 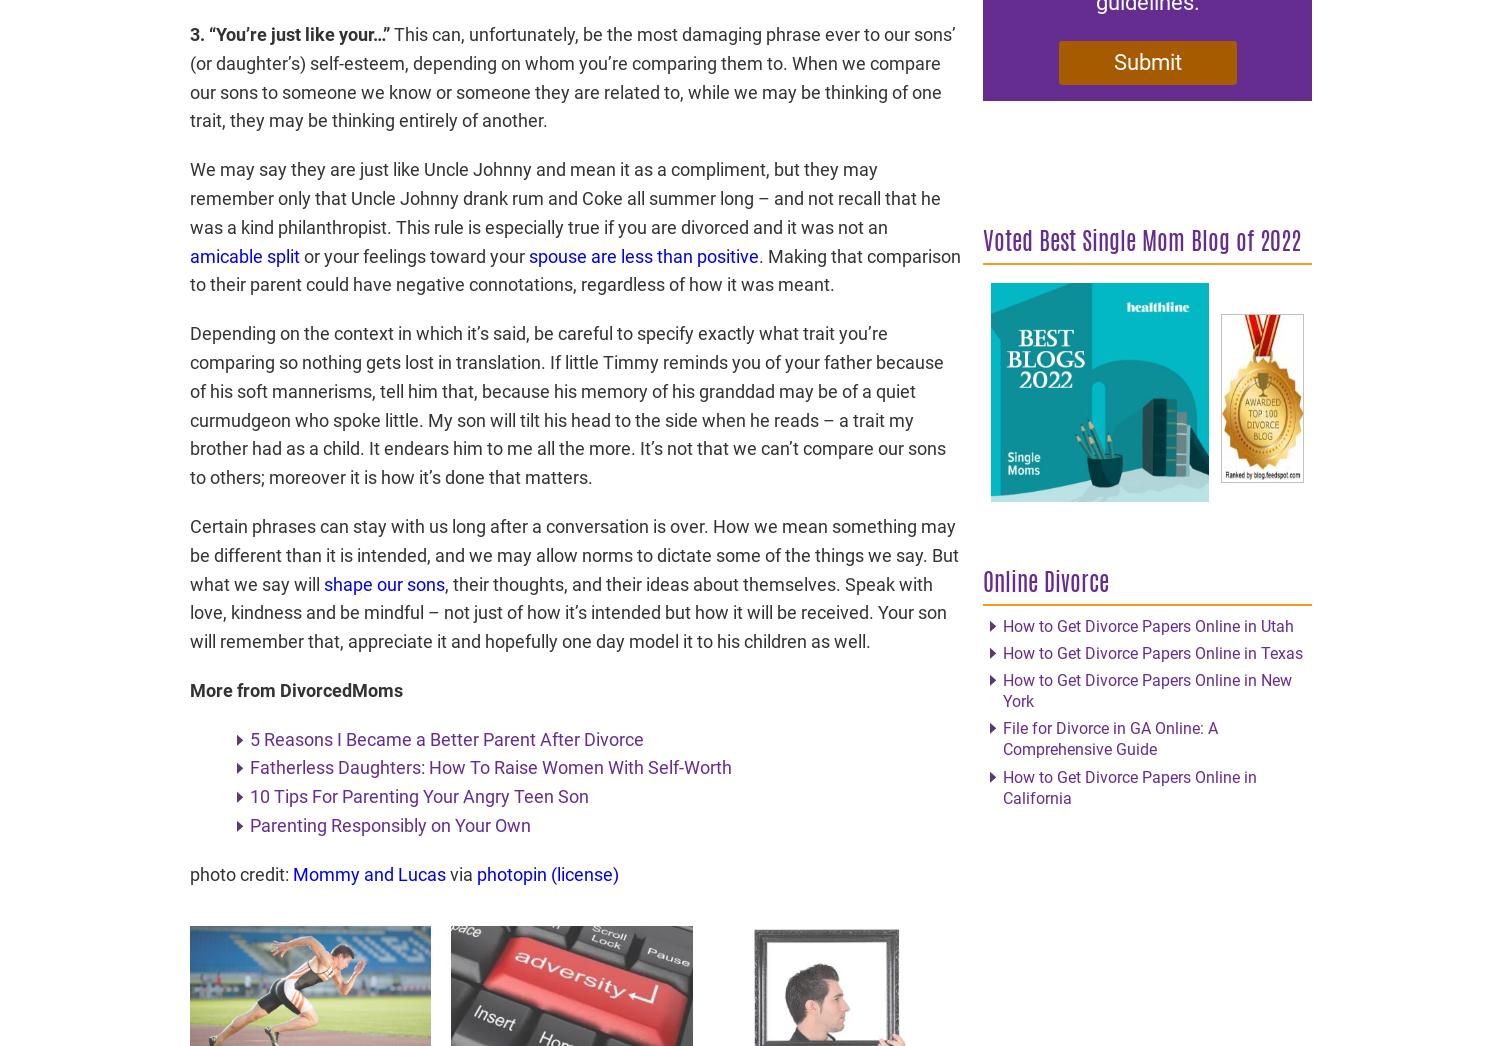 What do you see at coordinates (446, 737) in the screenshot?
I see `'5 Reasons I Became a Better Parent After Divorce'` at bounding box center [446, 737].